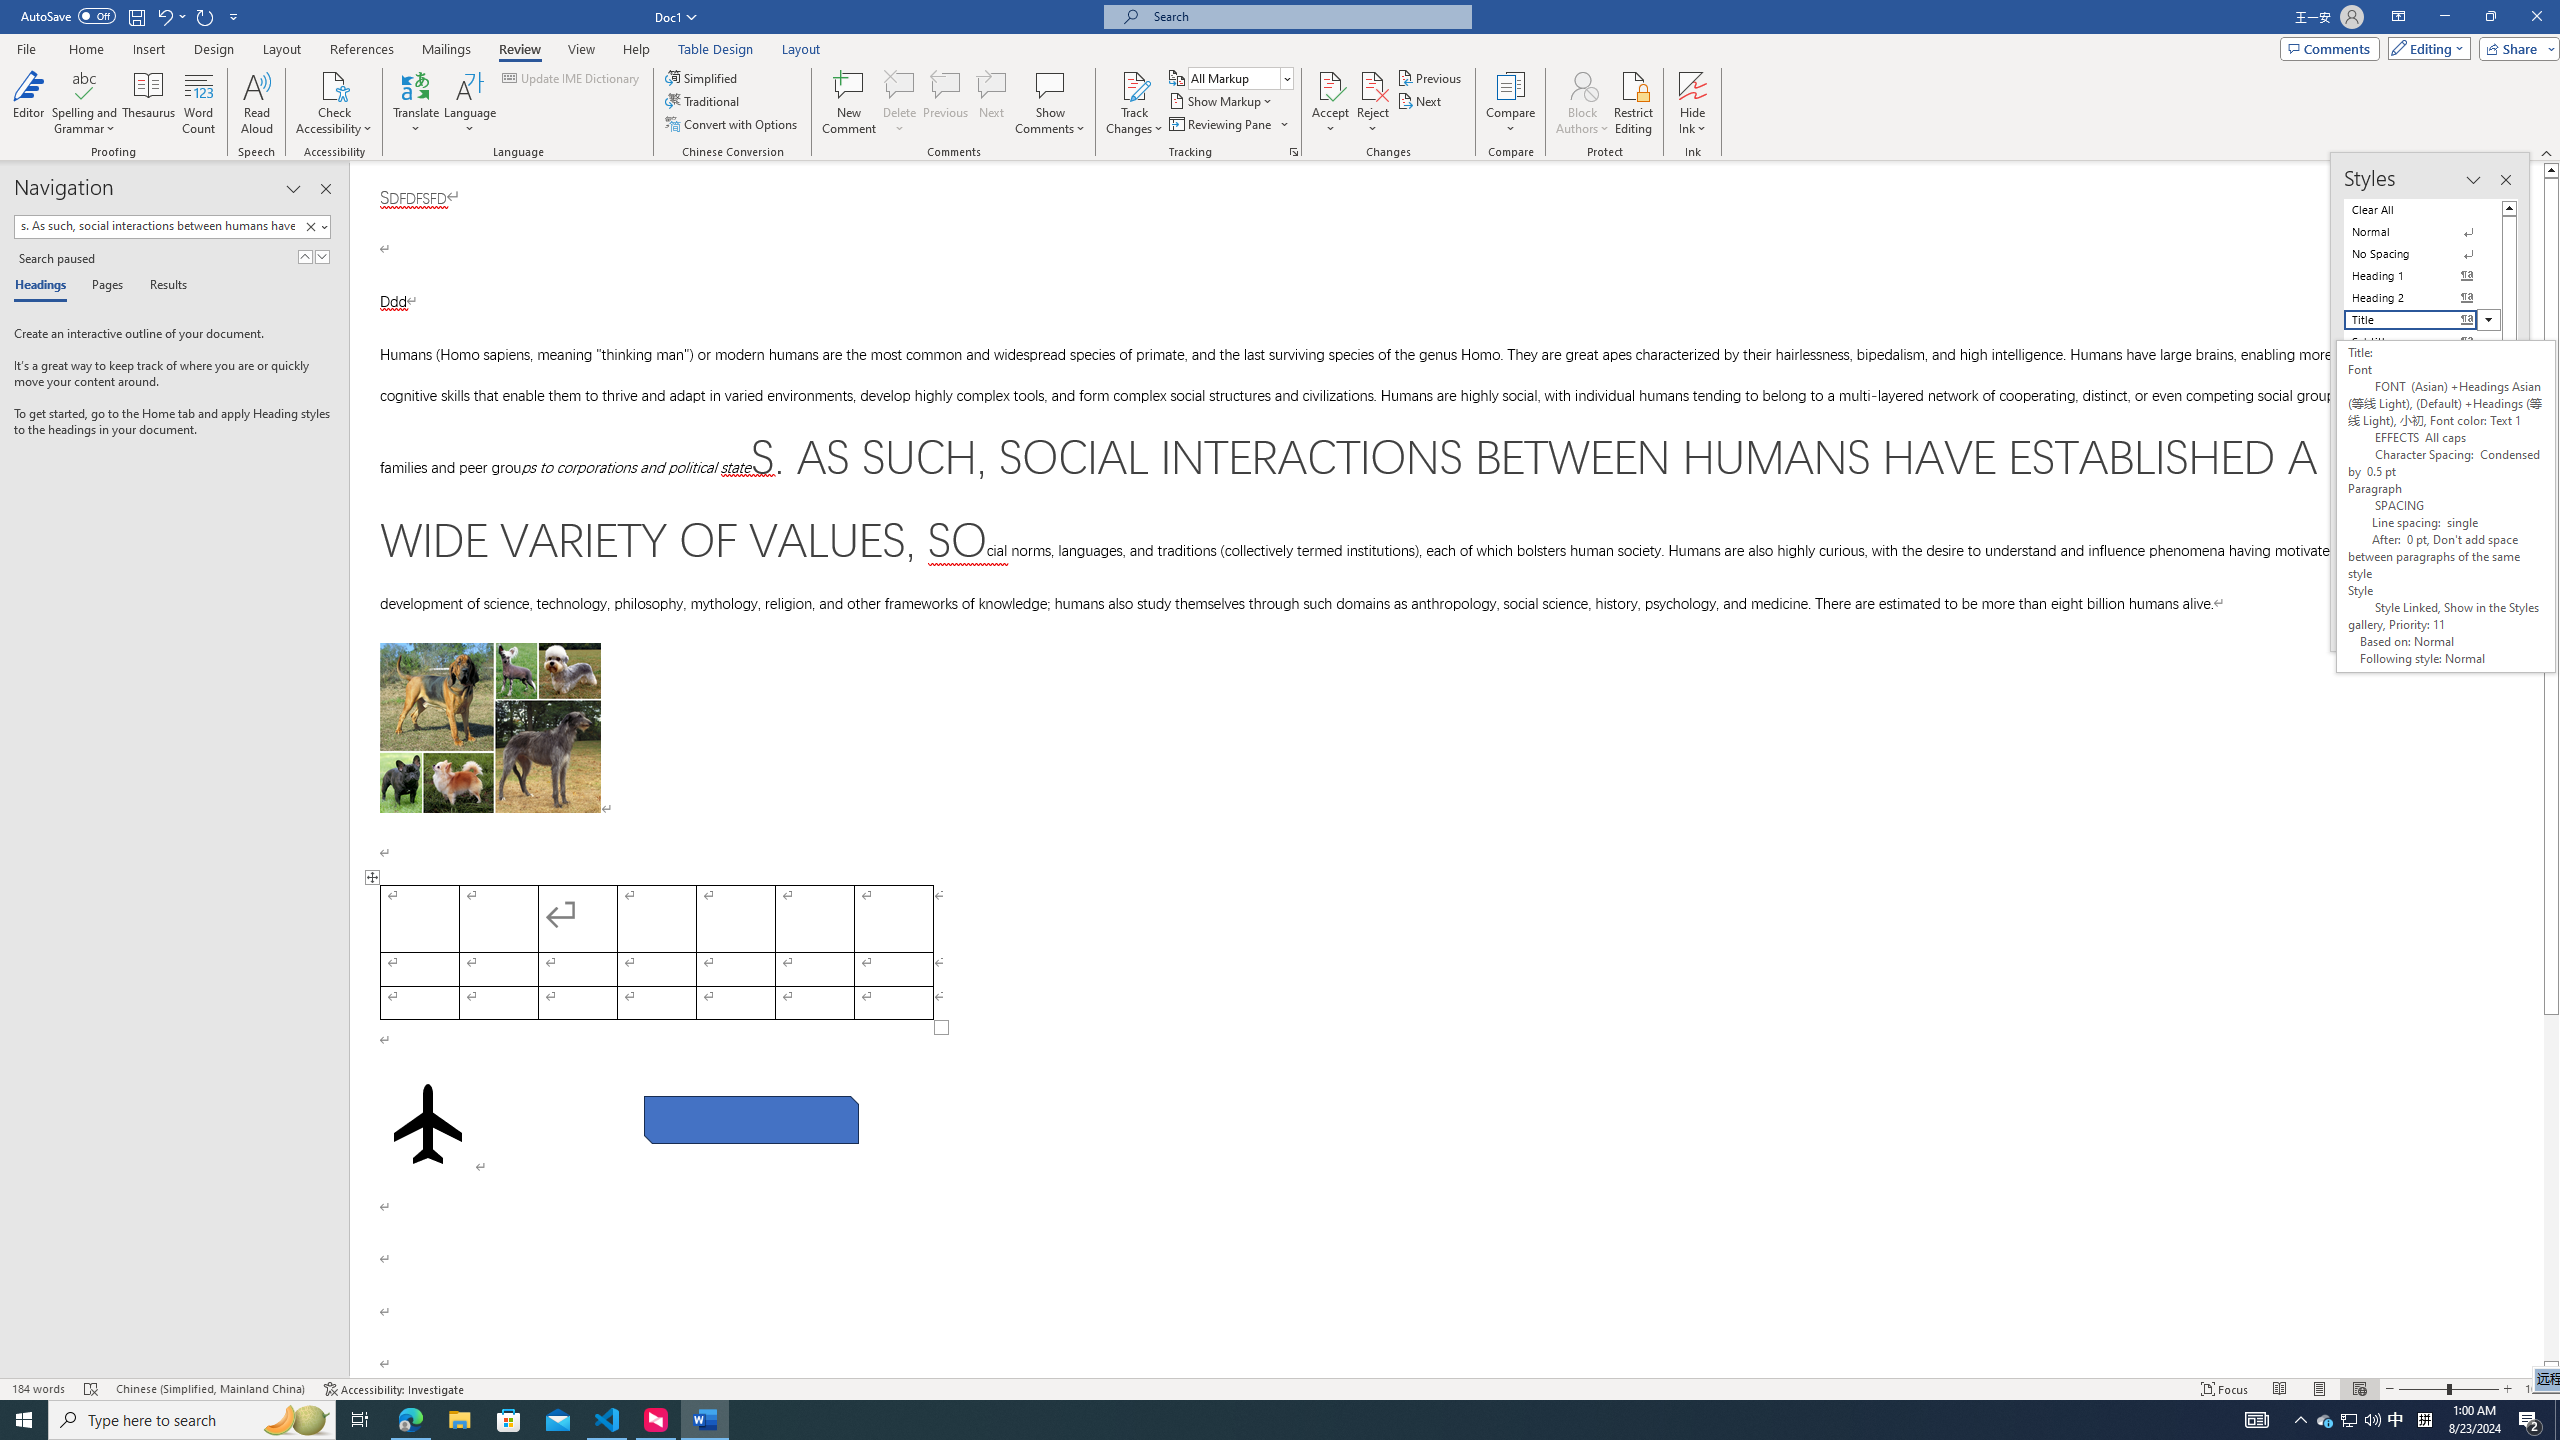  What do you see at coordinates (2422, 230) in the screenshot?
I see `'Normal'` at bounding box center [2422, 230].